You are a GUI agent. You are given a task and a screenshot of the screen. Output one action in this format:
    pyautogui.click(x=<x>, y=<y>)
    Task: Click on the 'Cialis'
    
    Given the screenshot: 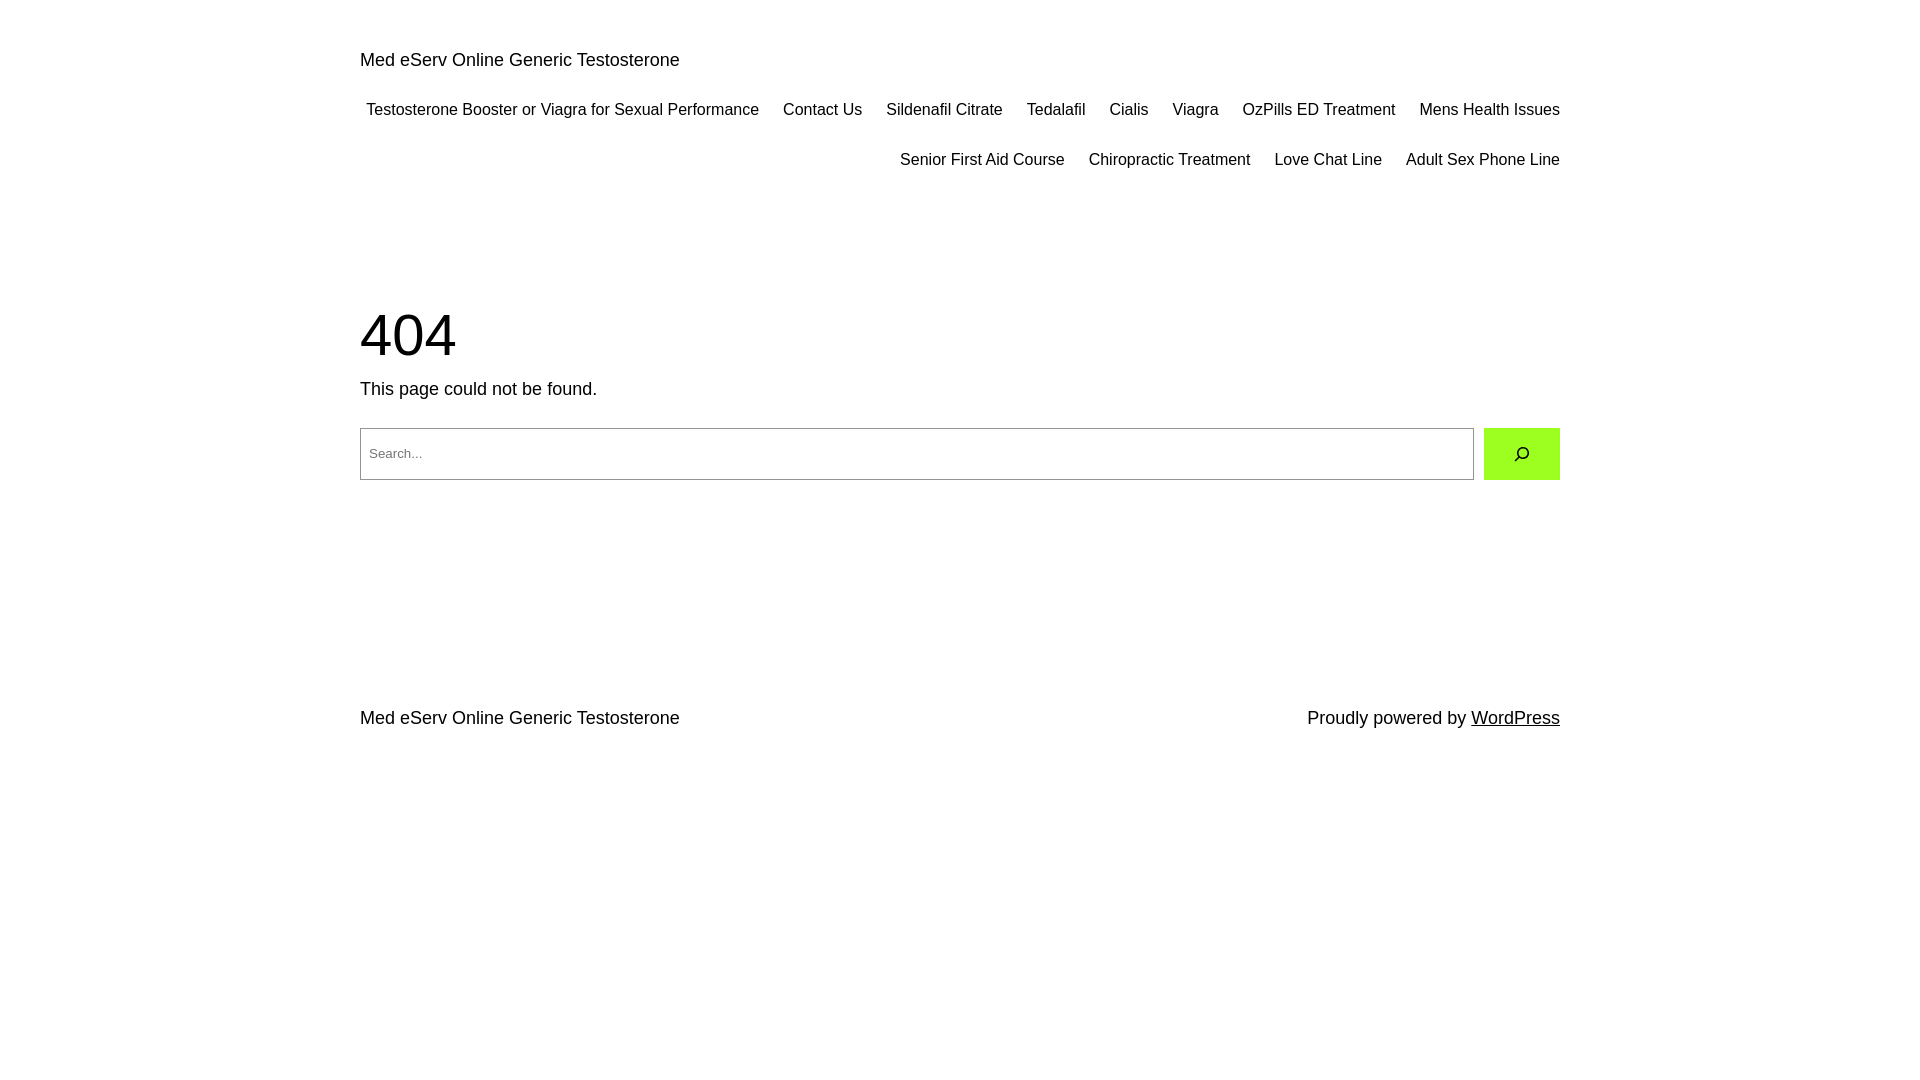 What is the action you would take?
    pyautogui.click(x=1128, y=110)
    